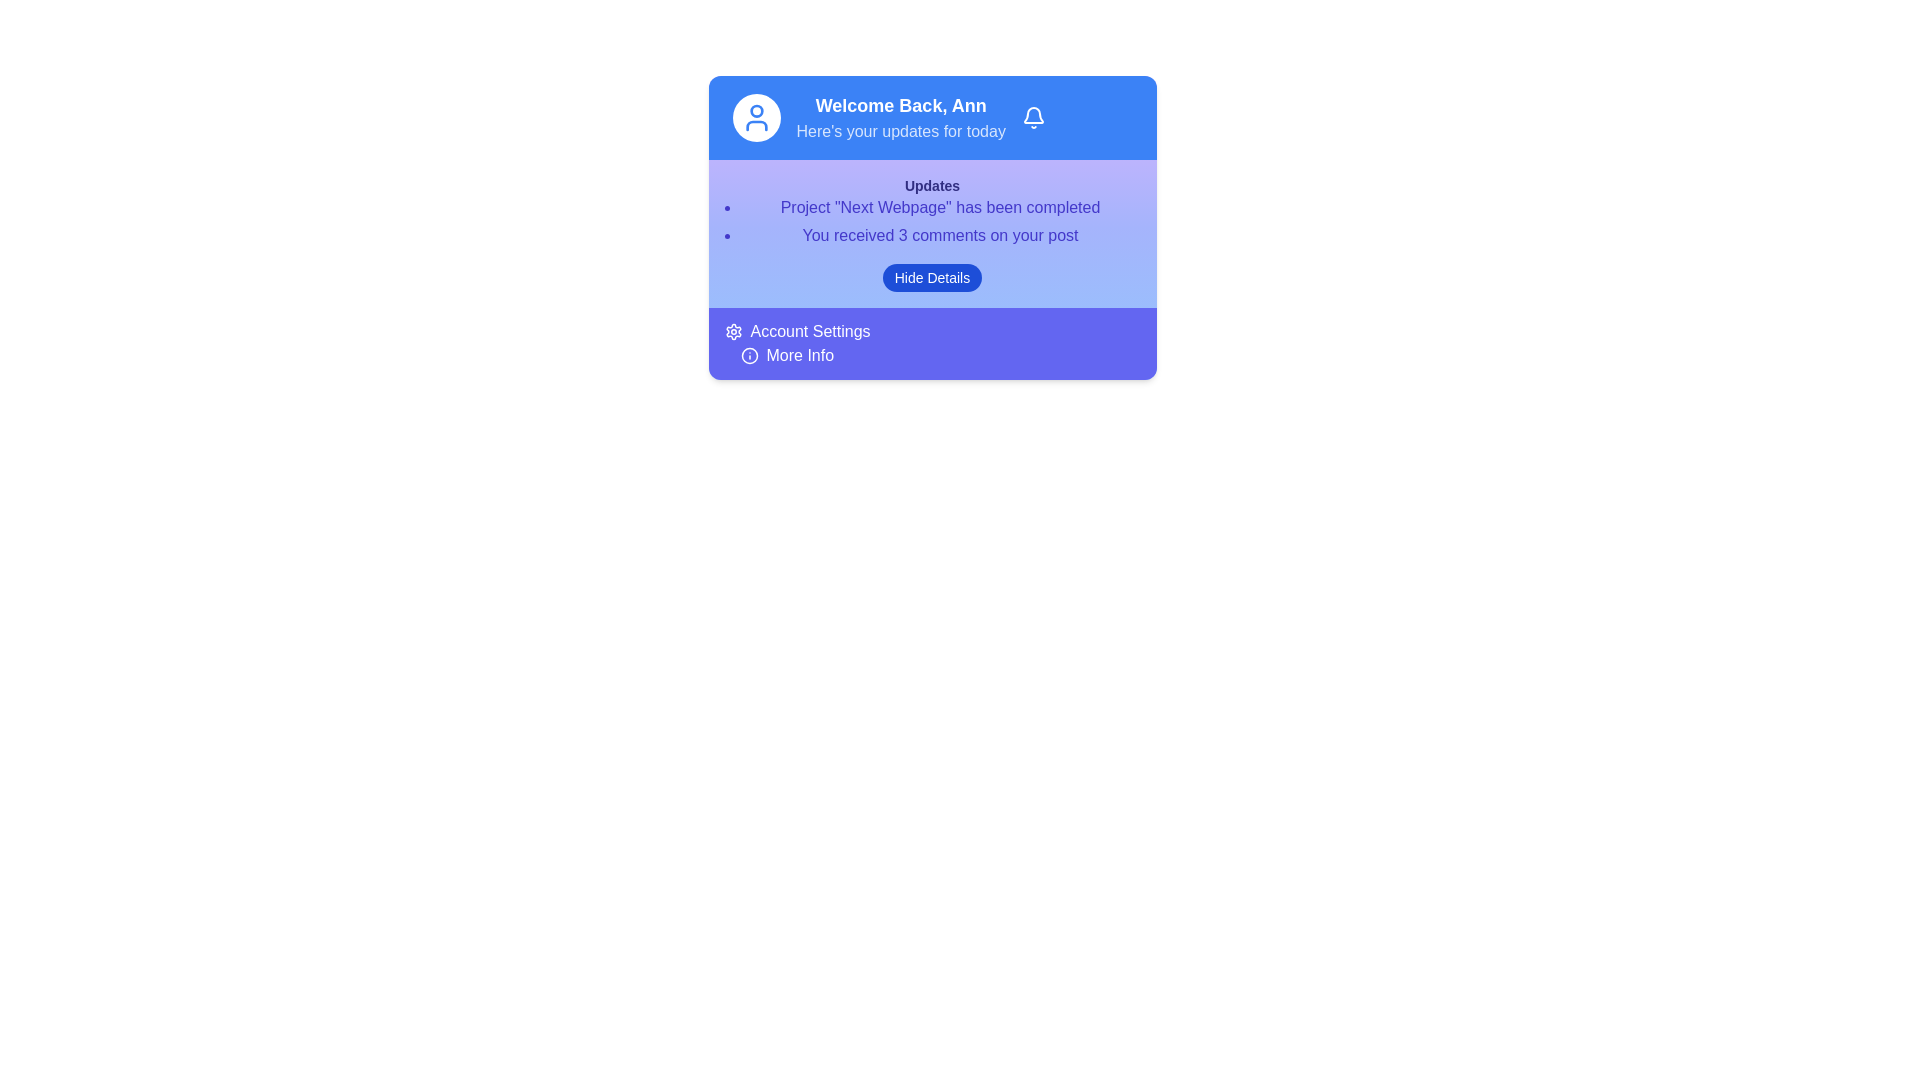  What do you see at coordinates (800, 354) in the screenshot?
I see `the 'More Info' button styled in white text against a purple background` at bounding box center [800, 354].